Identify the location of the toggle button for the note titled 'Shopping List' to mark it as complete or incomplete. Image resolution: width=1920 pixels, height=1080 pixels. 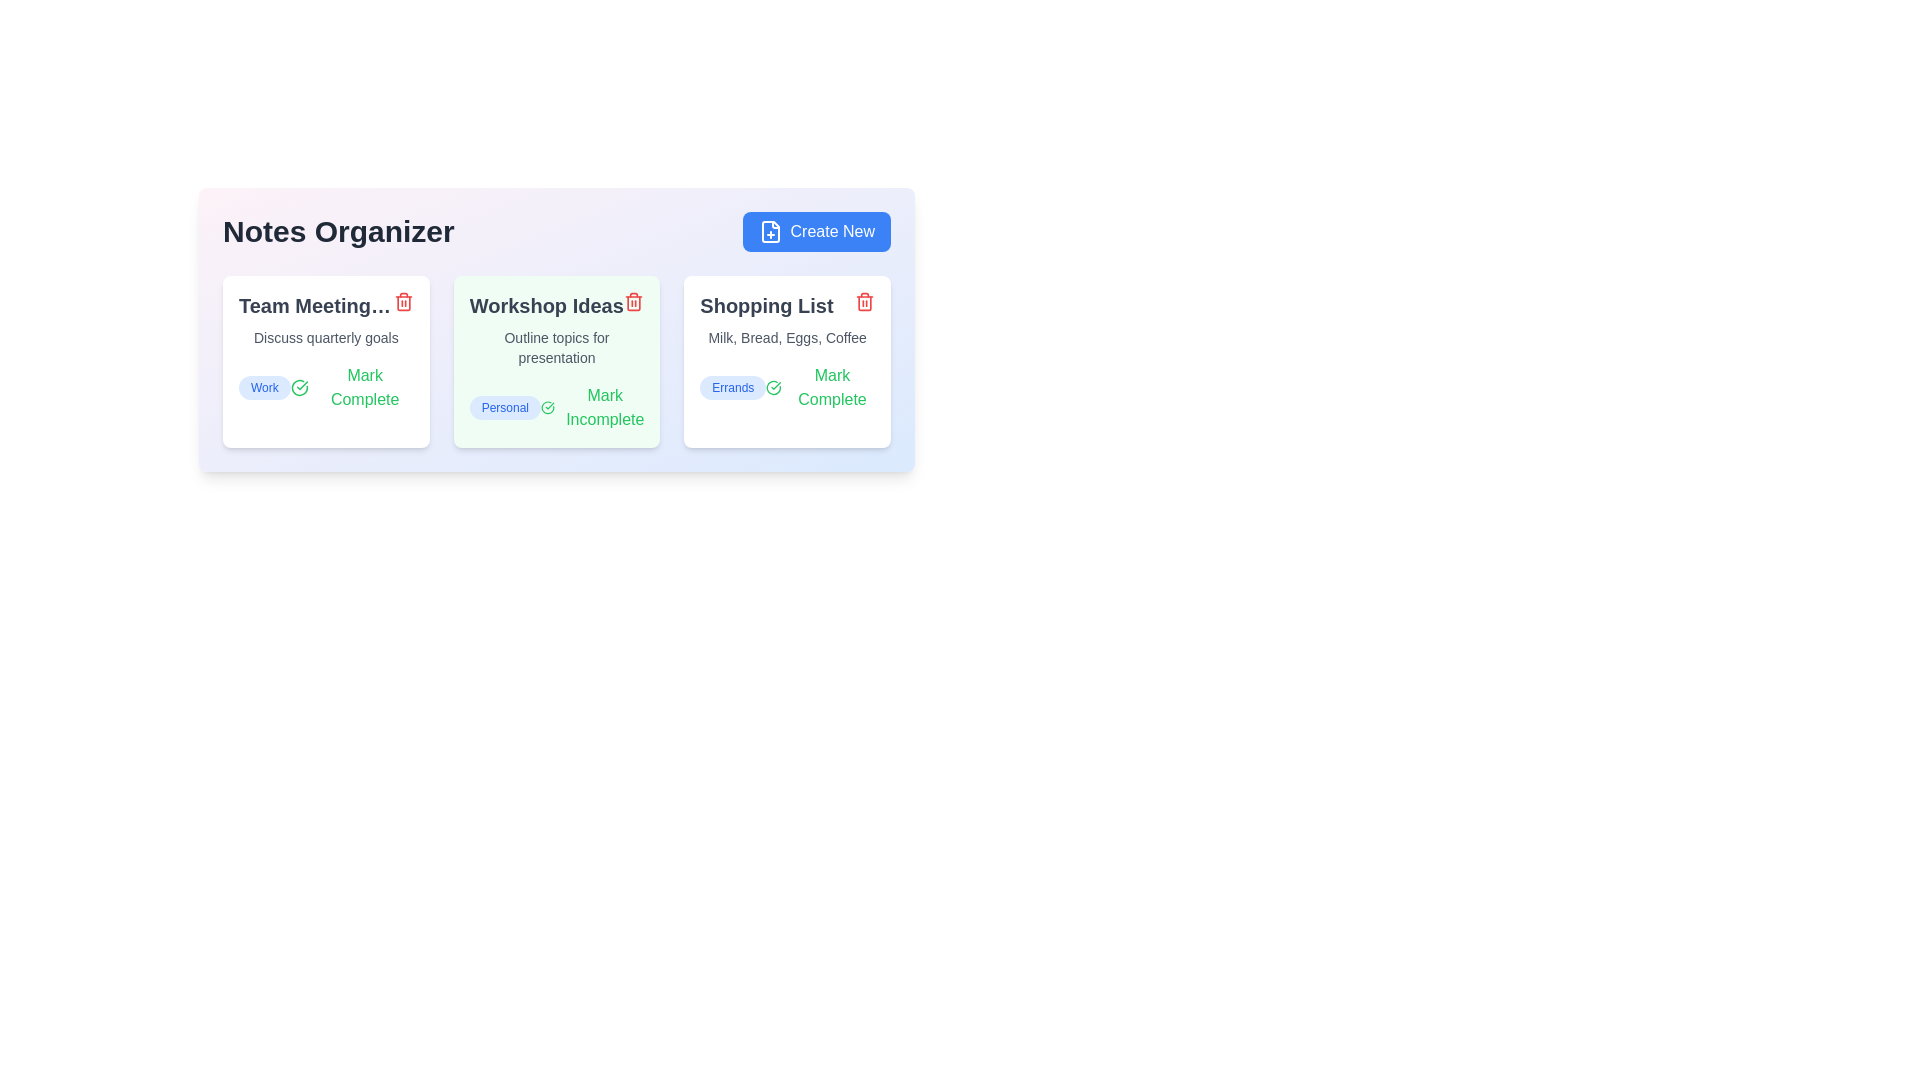
(820, 388).